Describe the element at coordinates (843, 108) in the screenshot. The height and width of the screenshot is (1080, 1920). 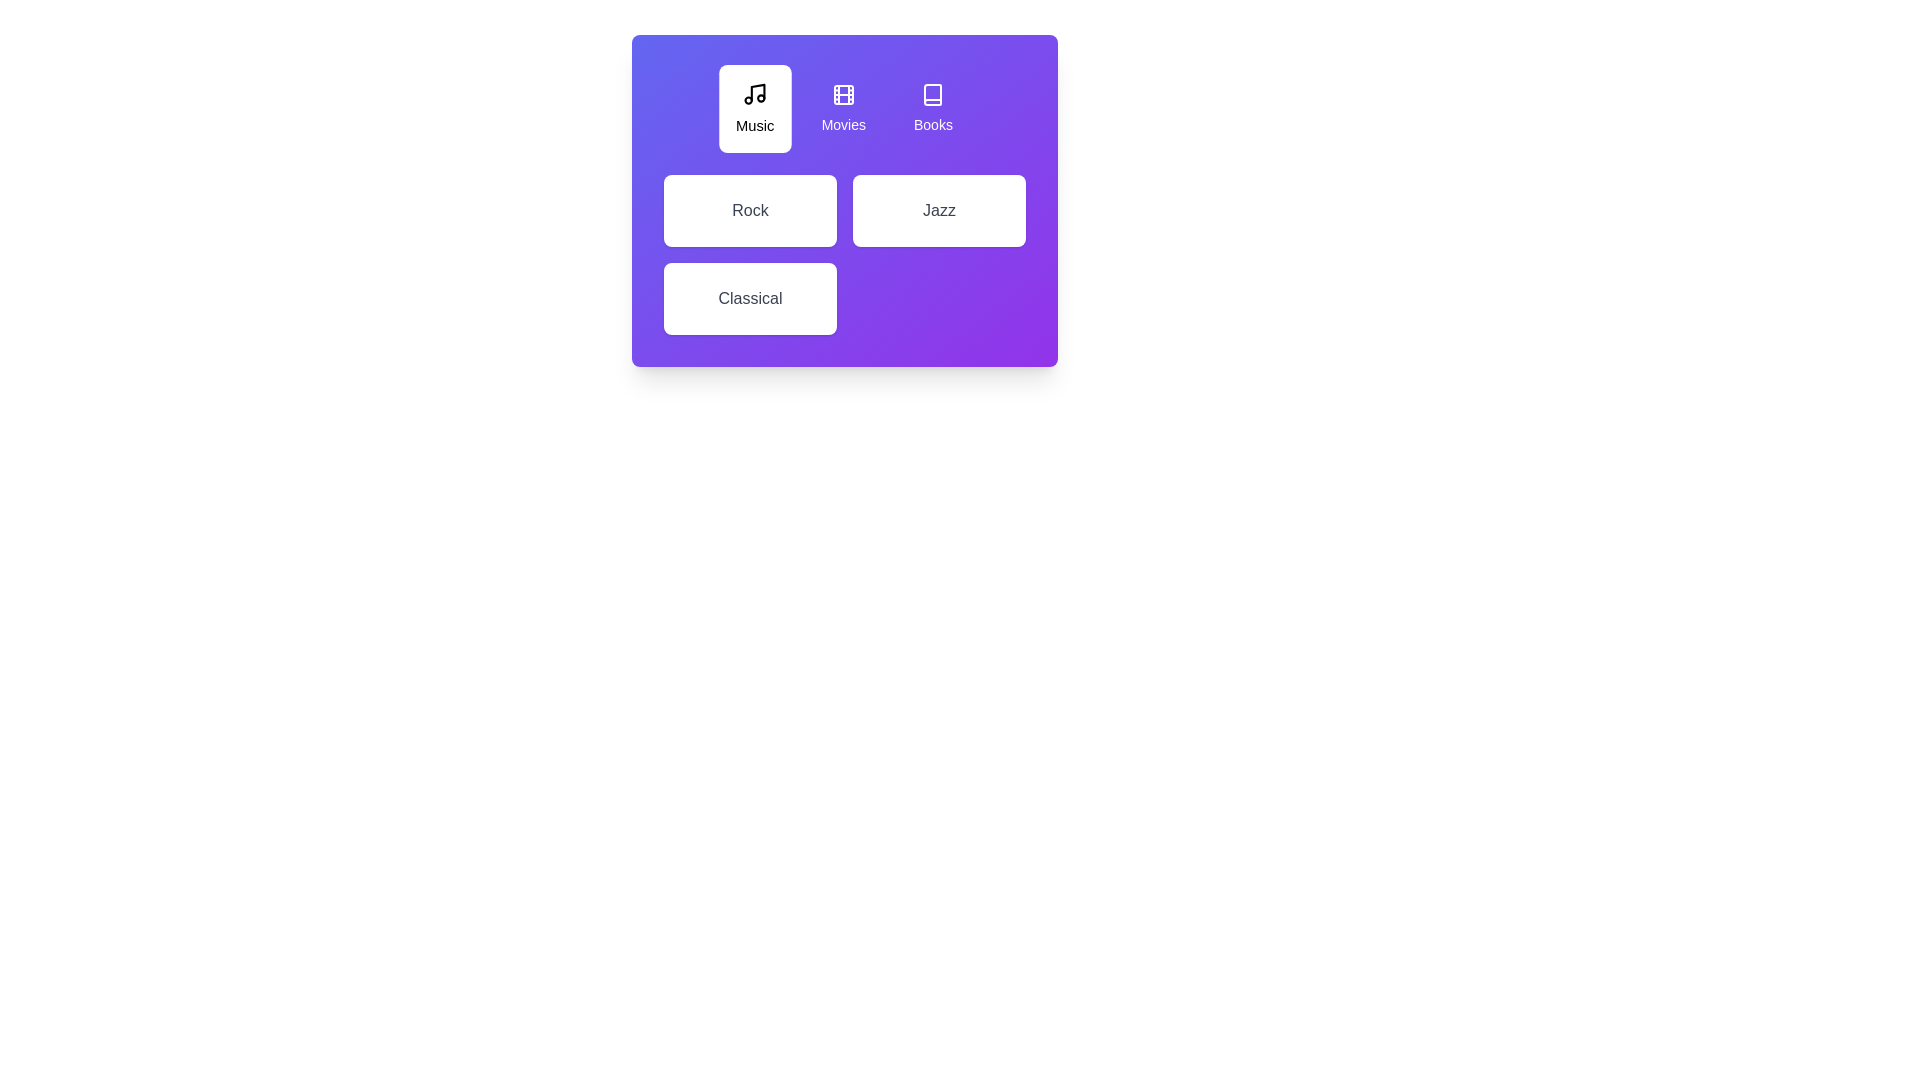
I see `the tab labeled Movies to switch to that tab` at that location.